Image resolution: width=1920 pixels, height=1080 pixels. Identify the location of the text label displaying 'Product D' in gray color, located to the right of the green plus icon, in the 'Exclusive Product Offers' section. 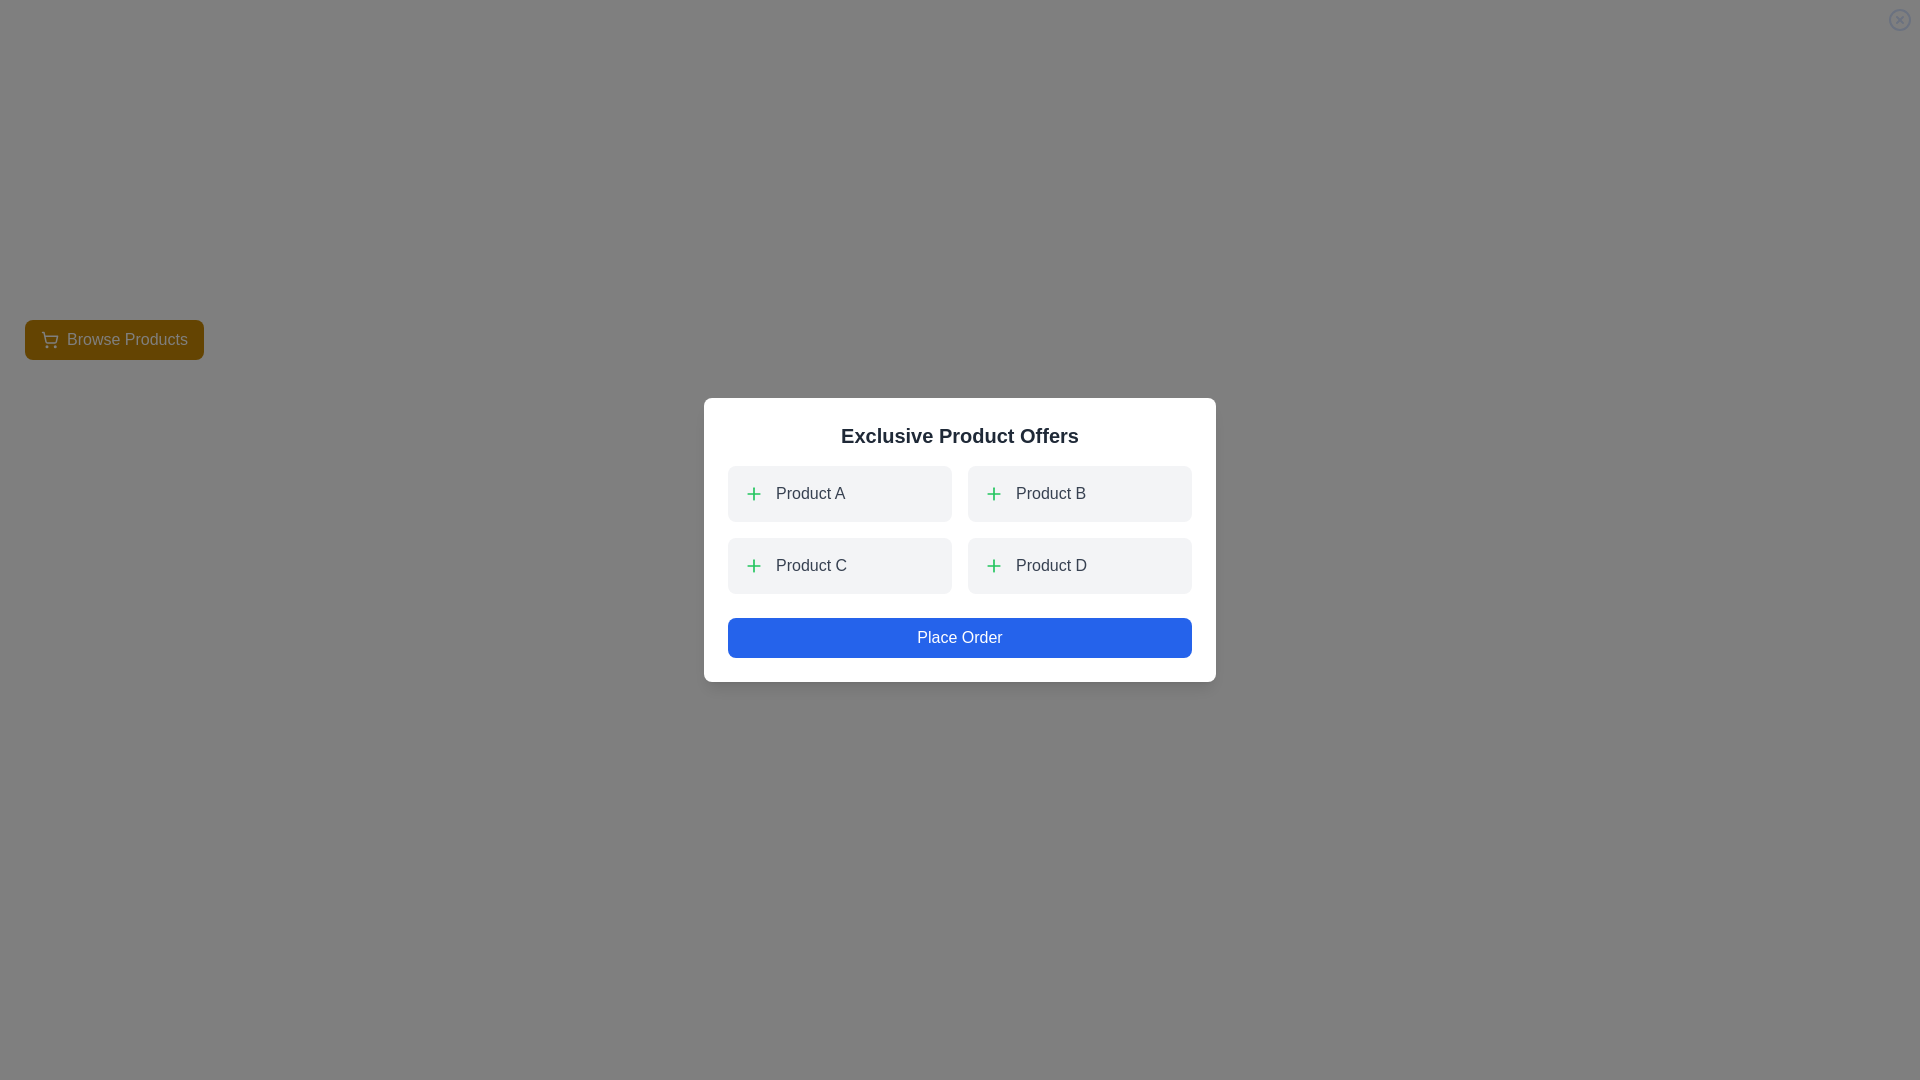
(1050, 566).